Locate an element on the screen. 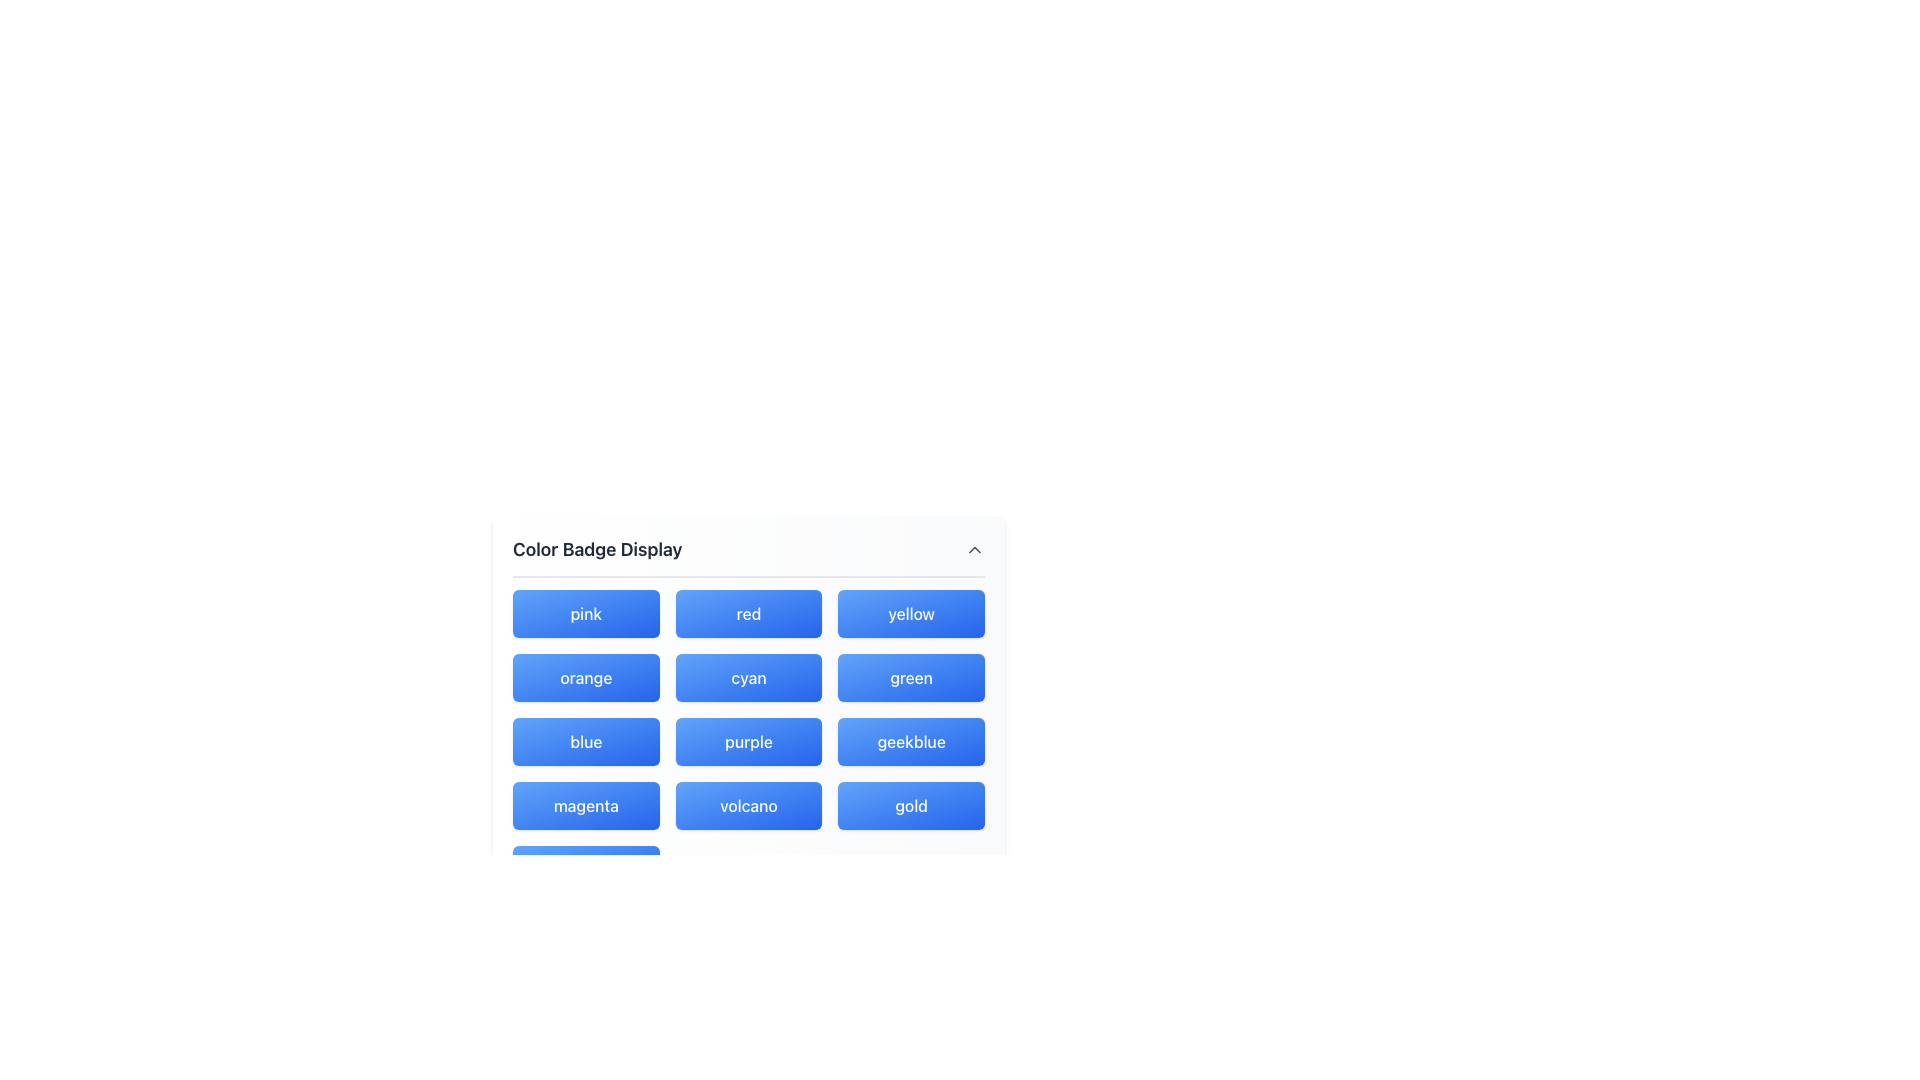  the rectangular button with a gradient blue background and the text 'blue' in bold white font is located at coordinates (585, 741).